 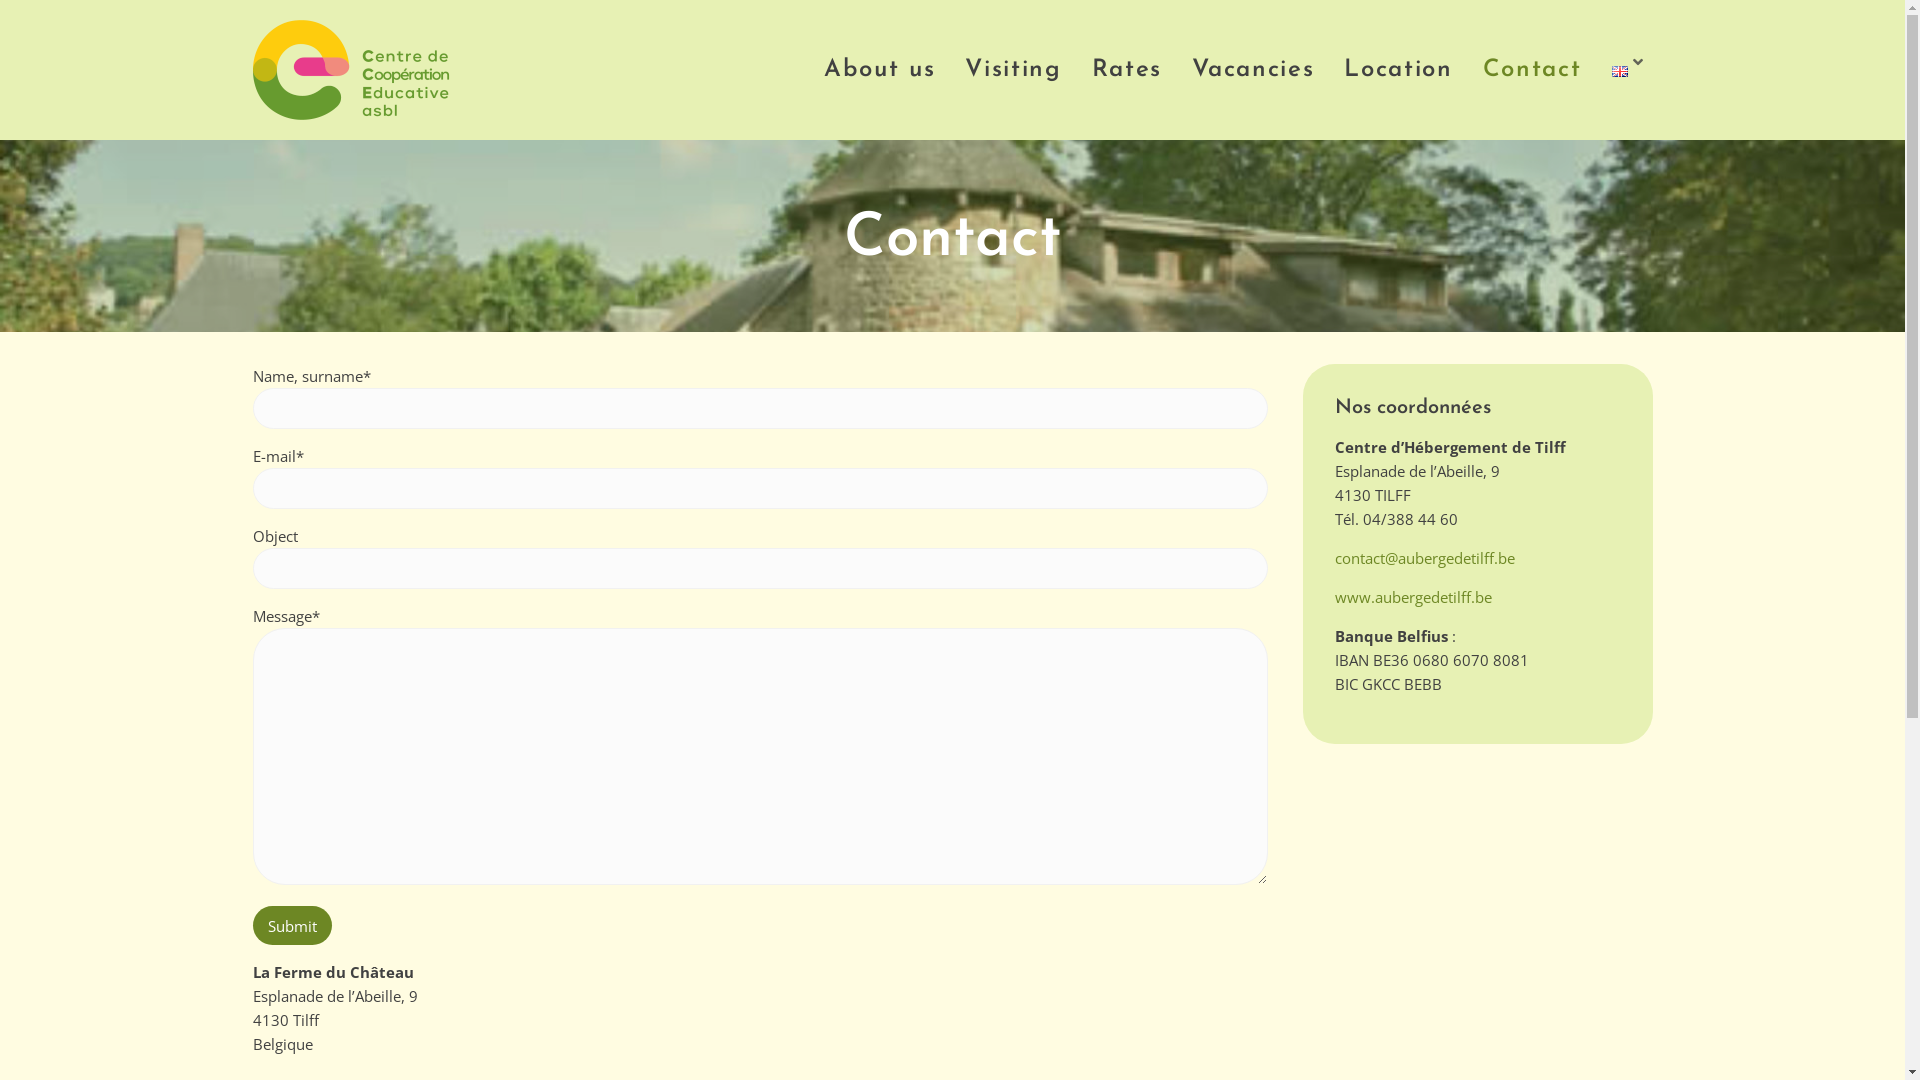 What do you see at coordinates (1012, 68) in the screenshot?
I see `'Visiting'` at bounding box center [1012, 68].